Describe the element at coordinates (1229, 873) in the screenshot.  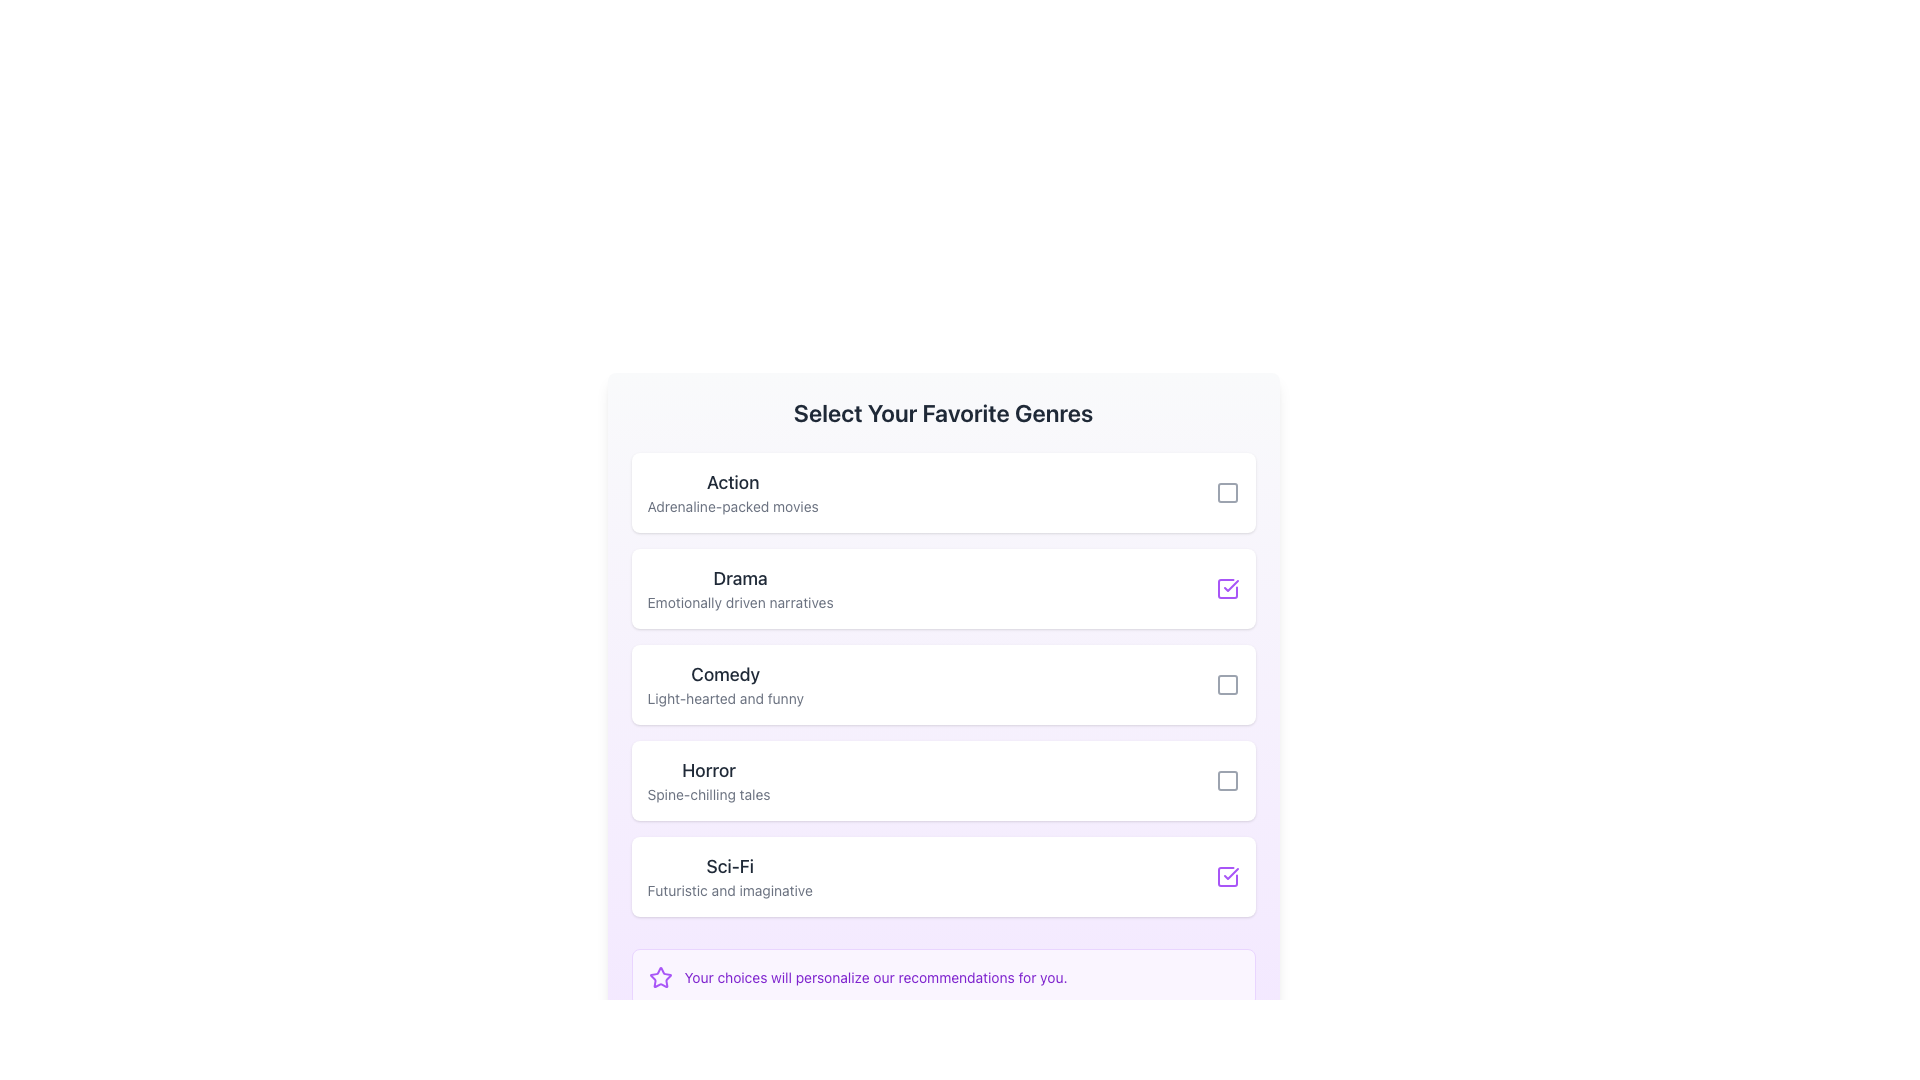
I see `the check-mark icon with a purple outline indicating selection for the 'Sci-Fi' option` at that location.